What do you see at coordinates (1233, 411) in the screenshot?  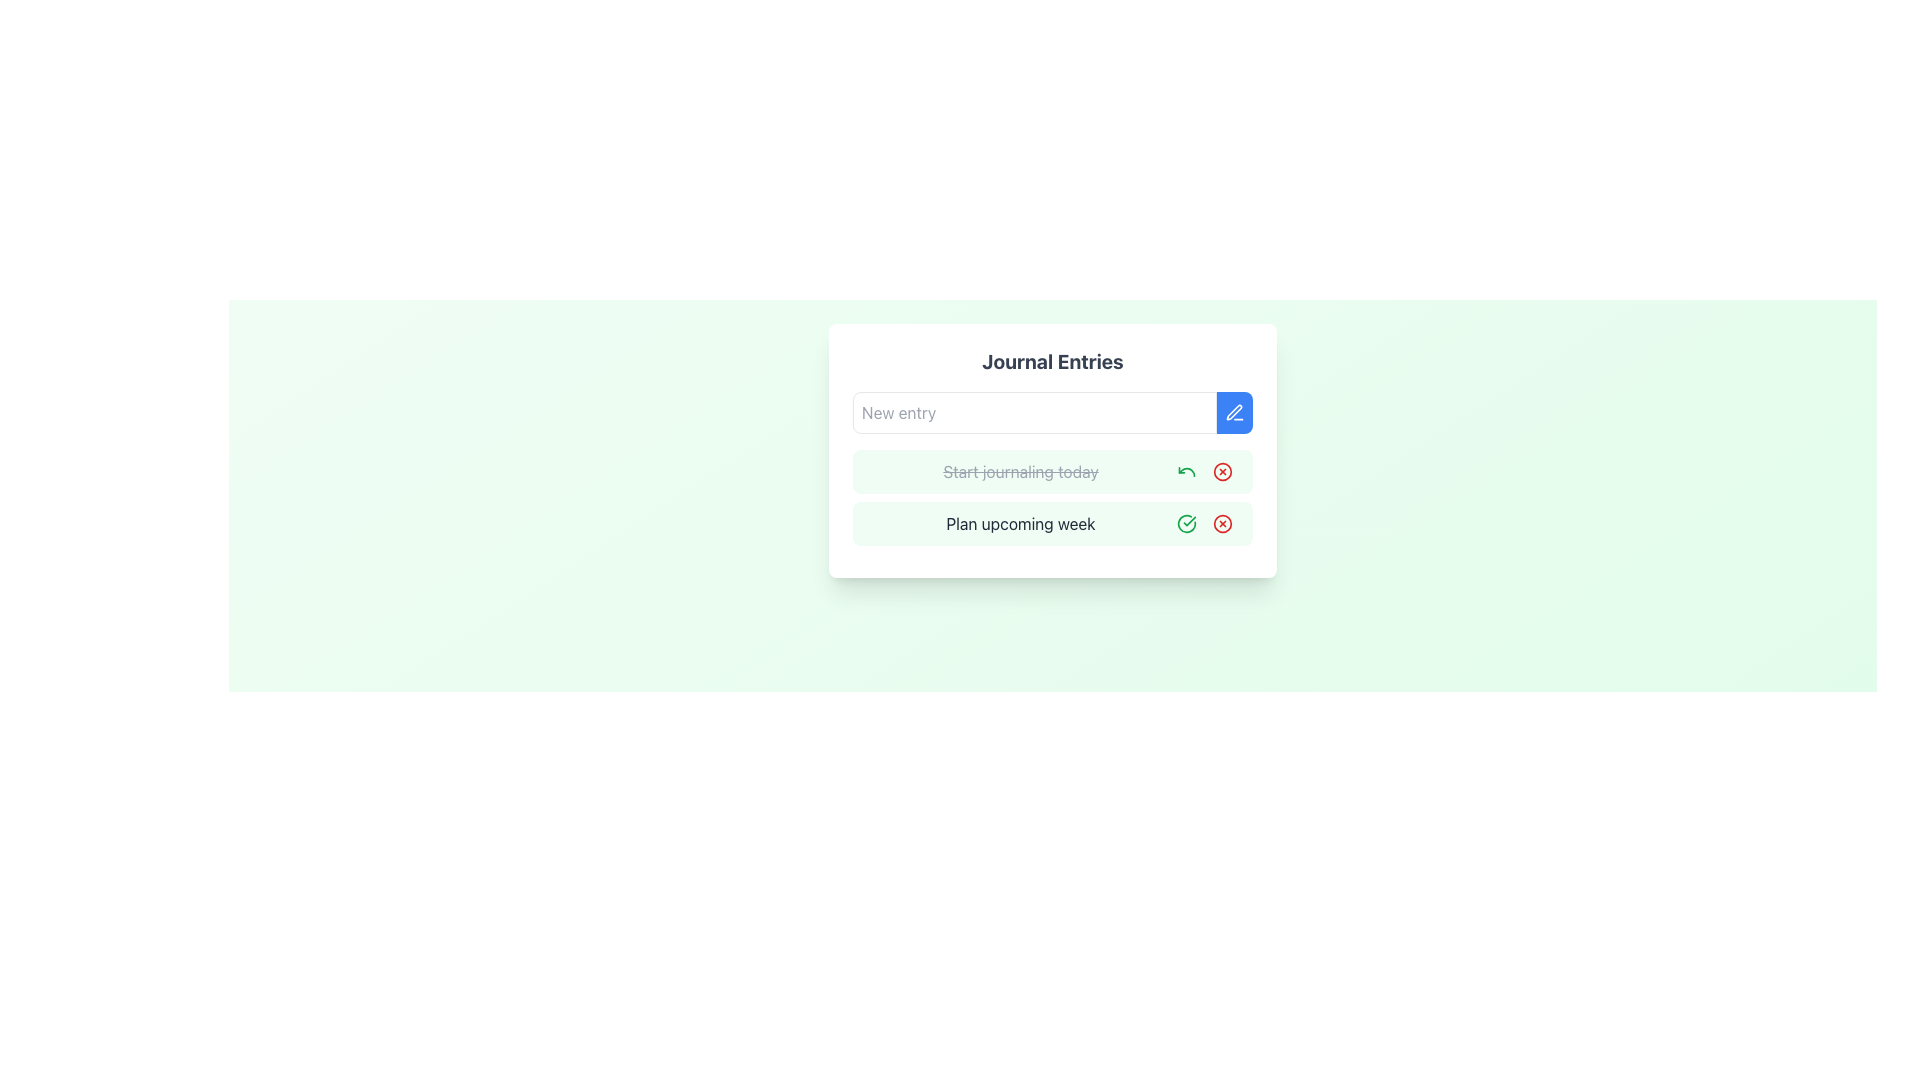 I see `the 'submit' button located to the right of the 'New entry' text box` at bounding box center [1233, 411].